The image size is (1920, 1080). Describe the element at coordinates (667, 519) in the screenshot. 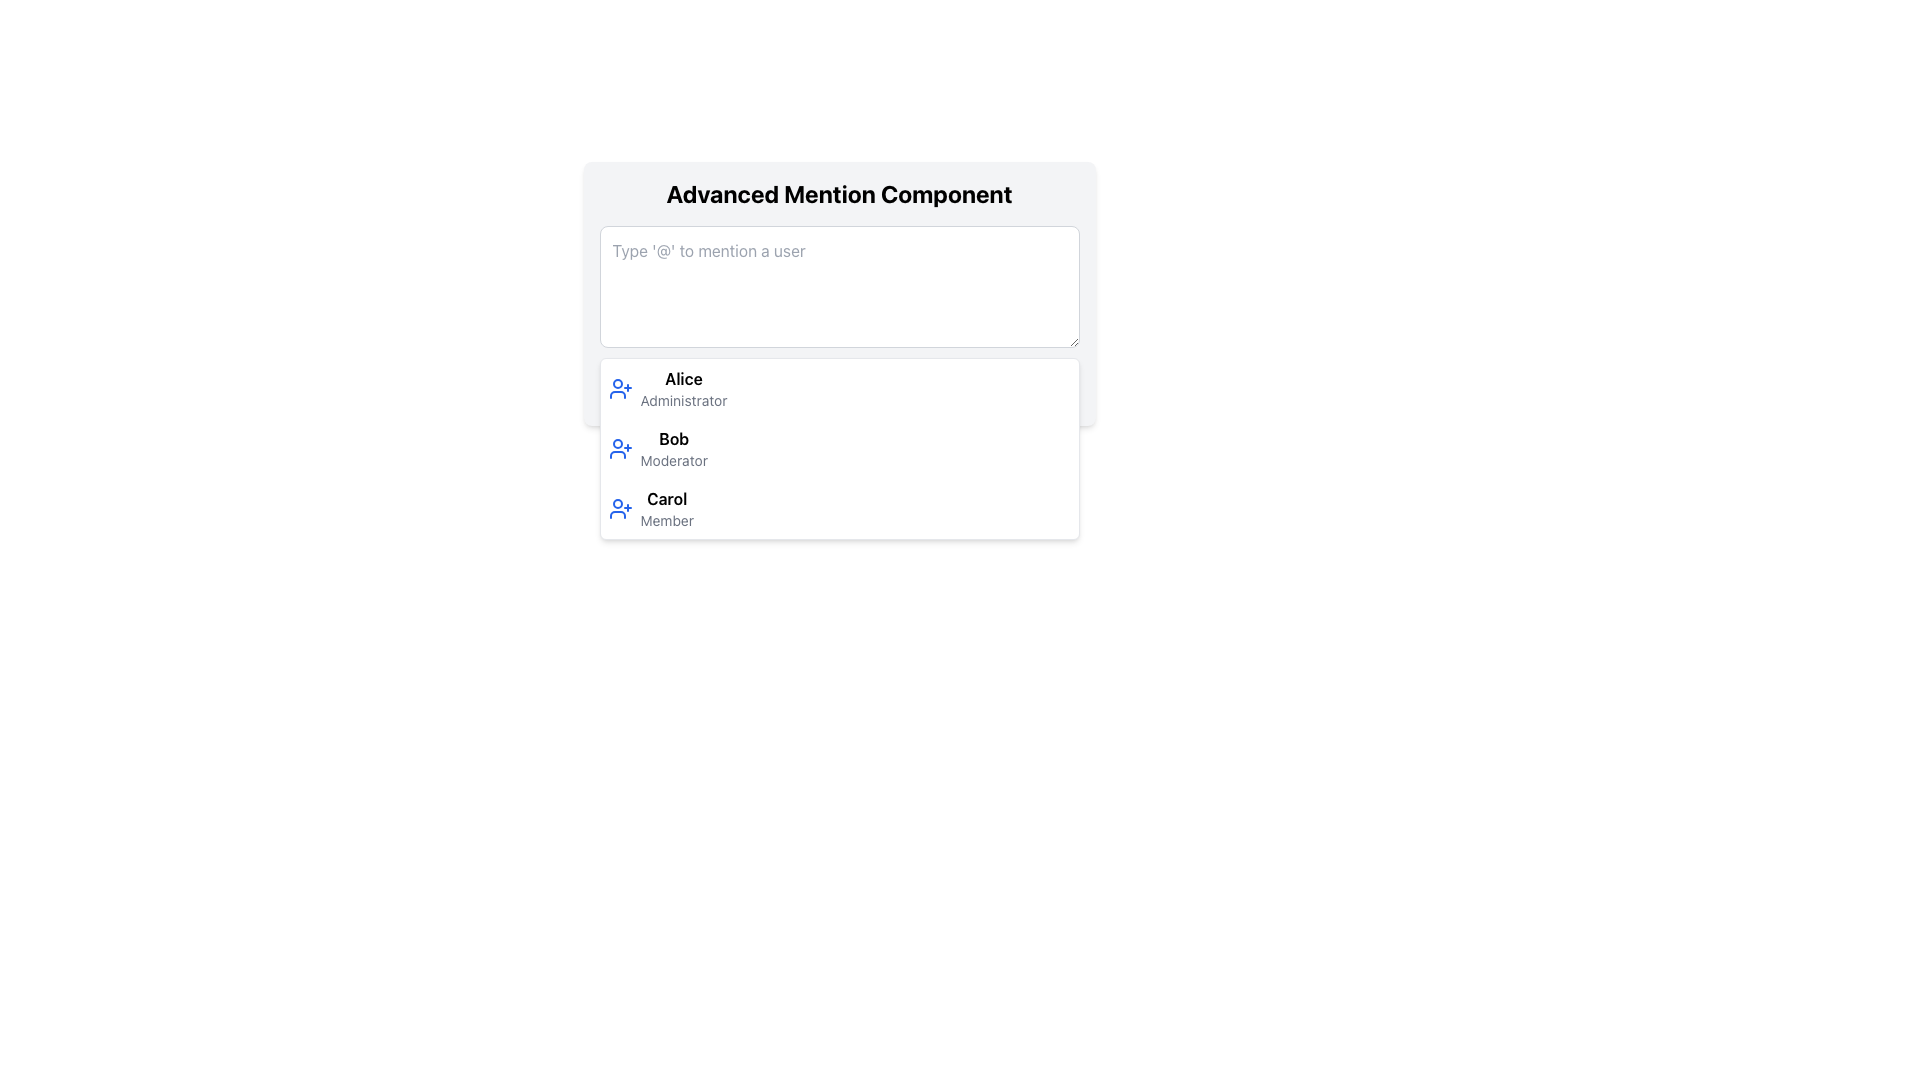

I see `the text label displaying 'Member' in a small-sized gray font, positioned directly below the name 'Carol' in a user listing` at that location.